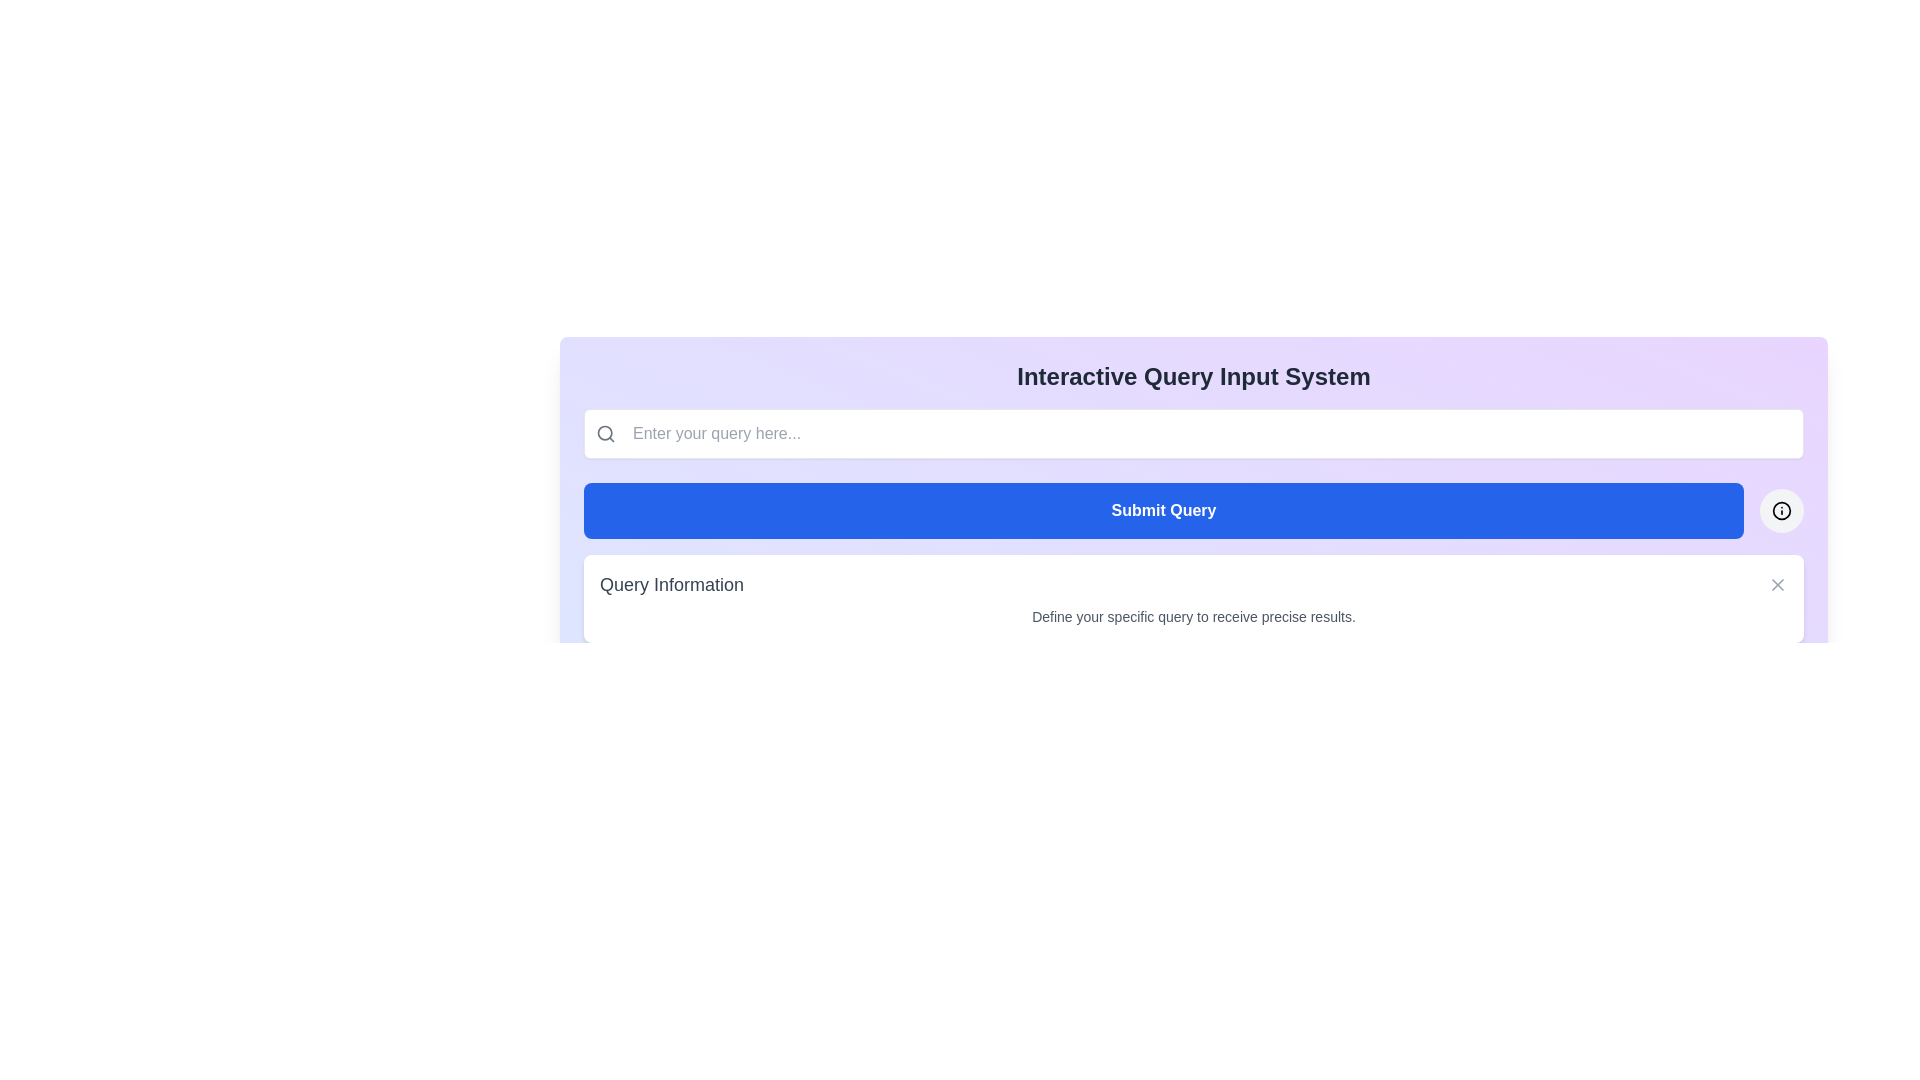 The height and width of the screenshot is (1080, 1920). I want to click on the icon button located at the right edge of the 'Query Information' section header to observe the hover effects, so click(1777, 585).